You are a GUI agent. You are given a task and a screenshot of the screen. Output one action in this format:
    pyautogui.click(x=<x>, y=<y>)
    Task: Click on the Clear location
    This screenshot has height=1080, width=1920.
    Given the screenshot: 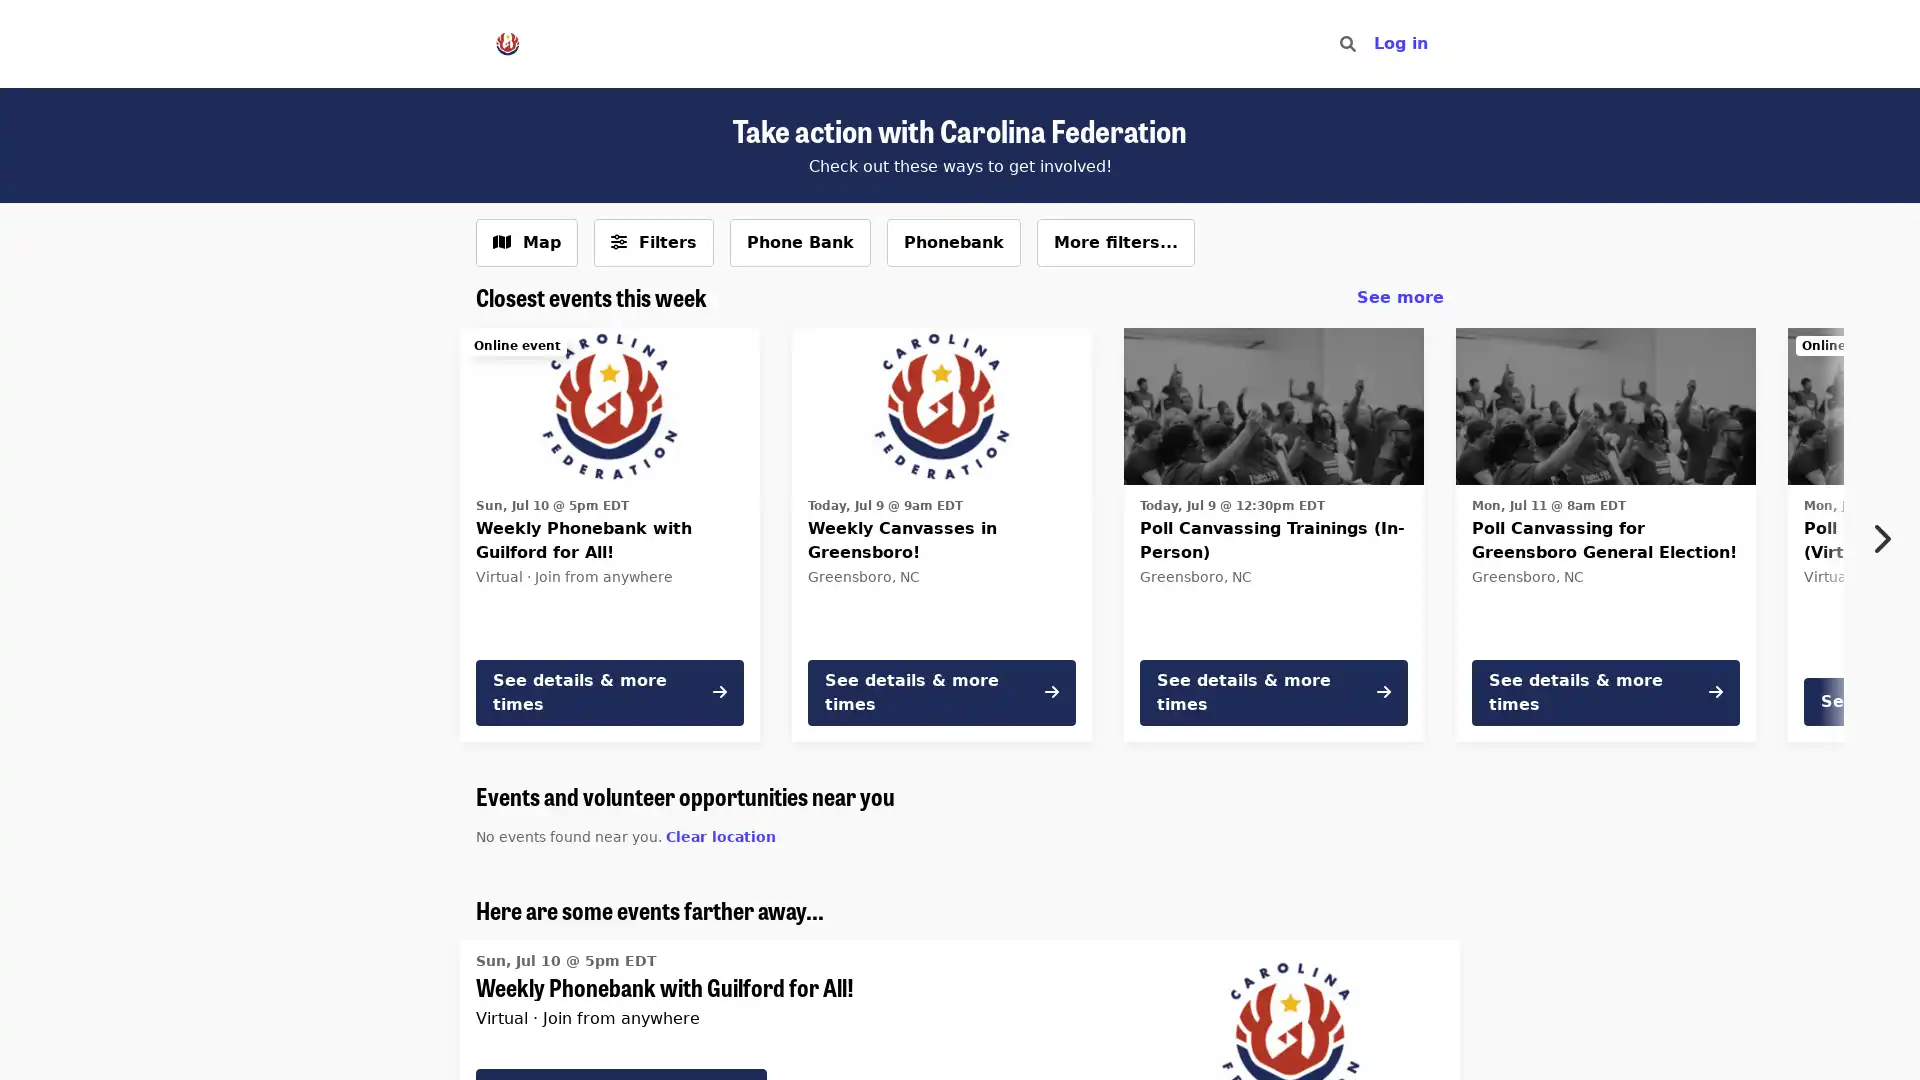 What is the action you would take?
    pyautogui.click(x=720, y=836)
    